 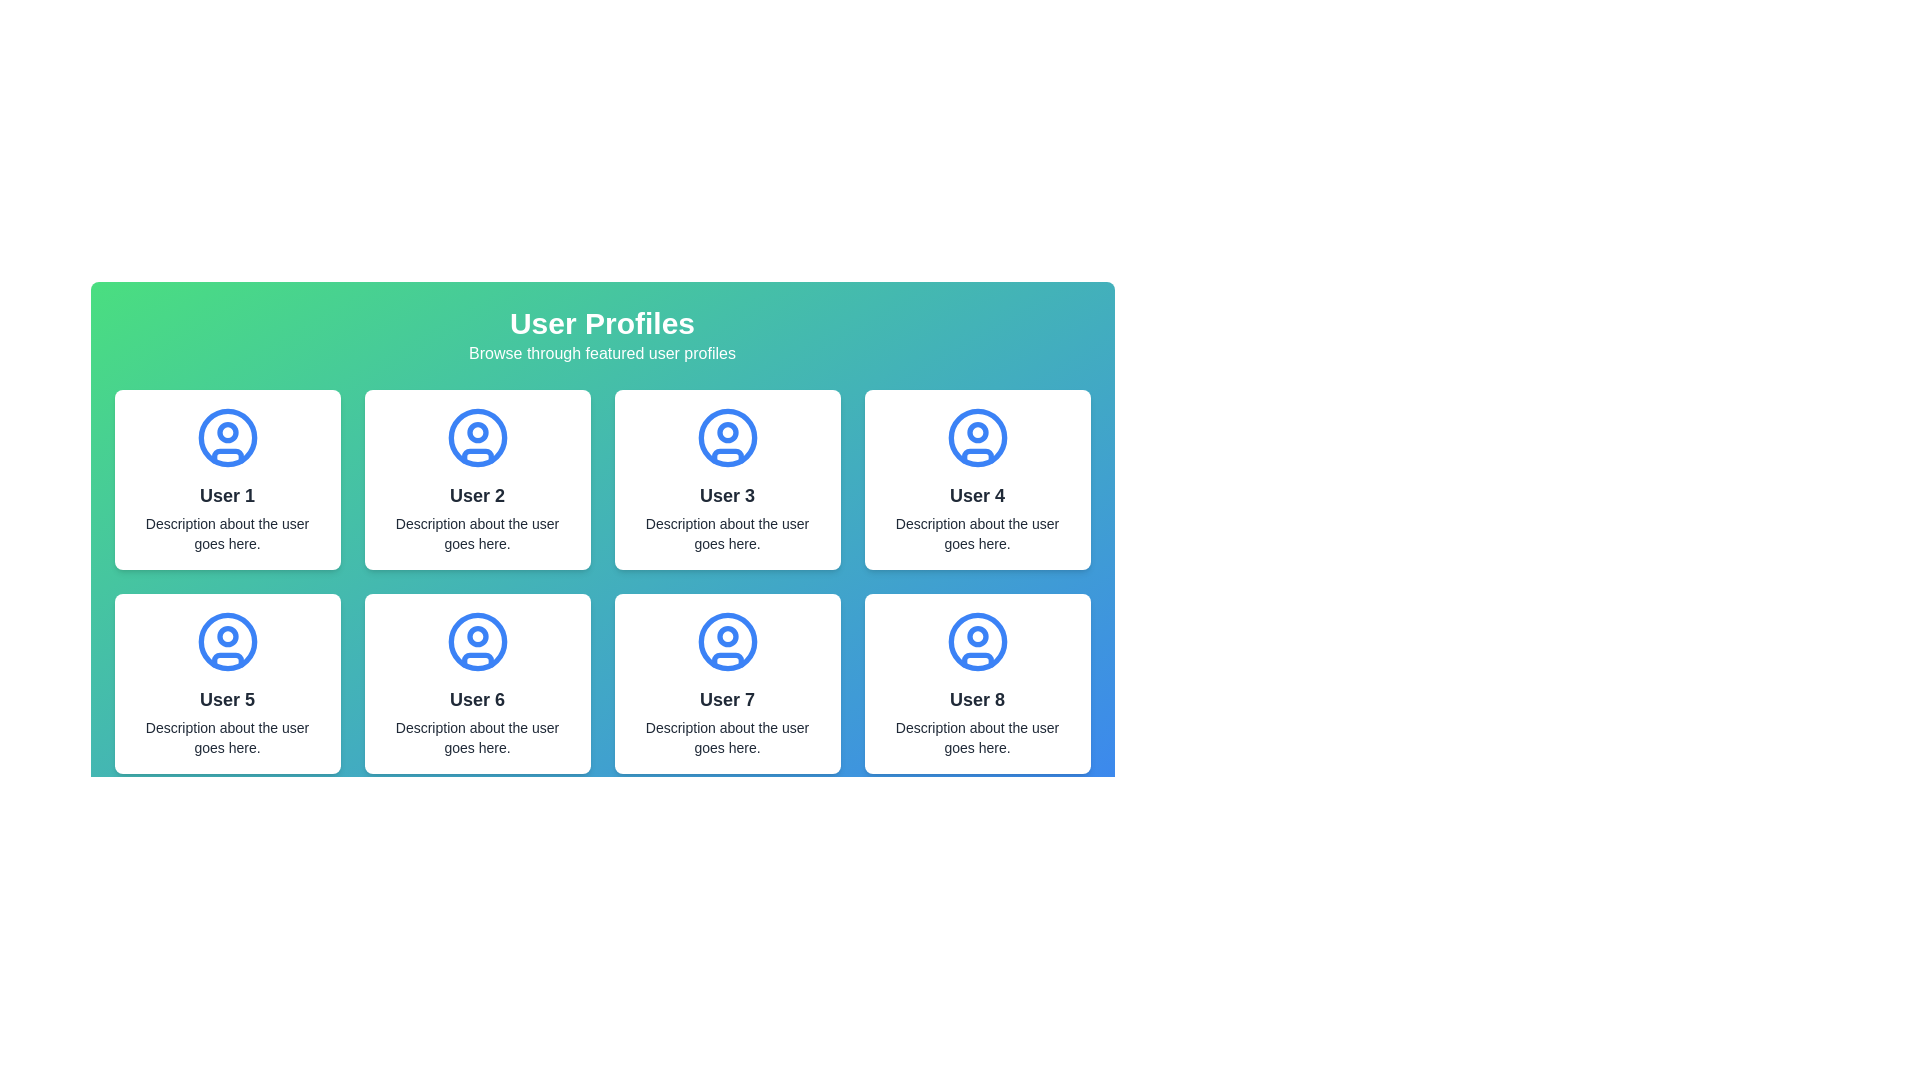 What do you see at coordinates (601, 334) in the screenshot?
I see `the informational header text block that introduces the section containing user profiles, located centrally at the top of the user interface` at bounding box center [601, 334].